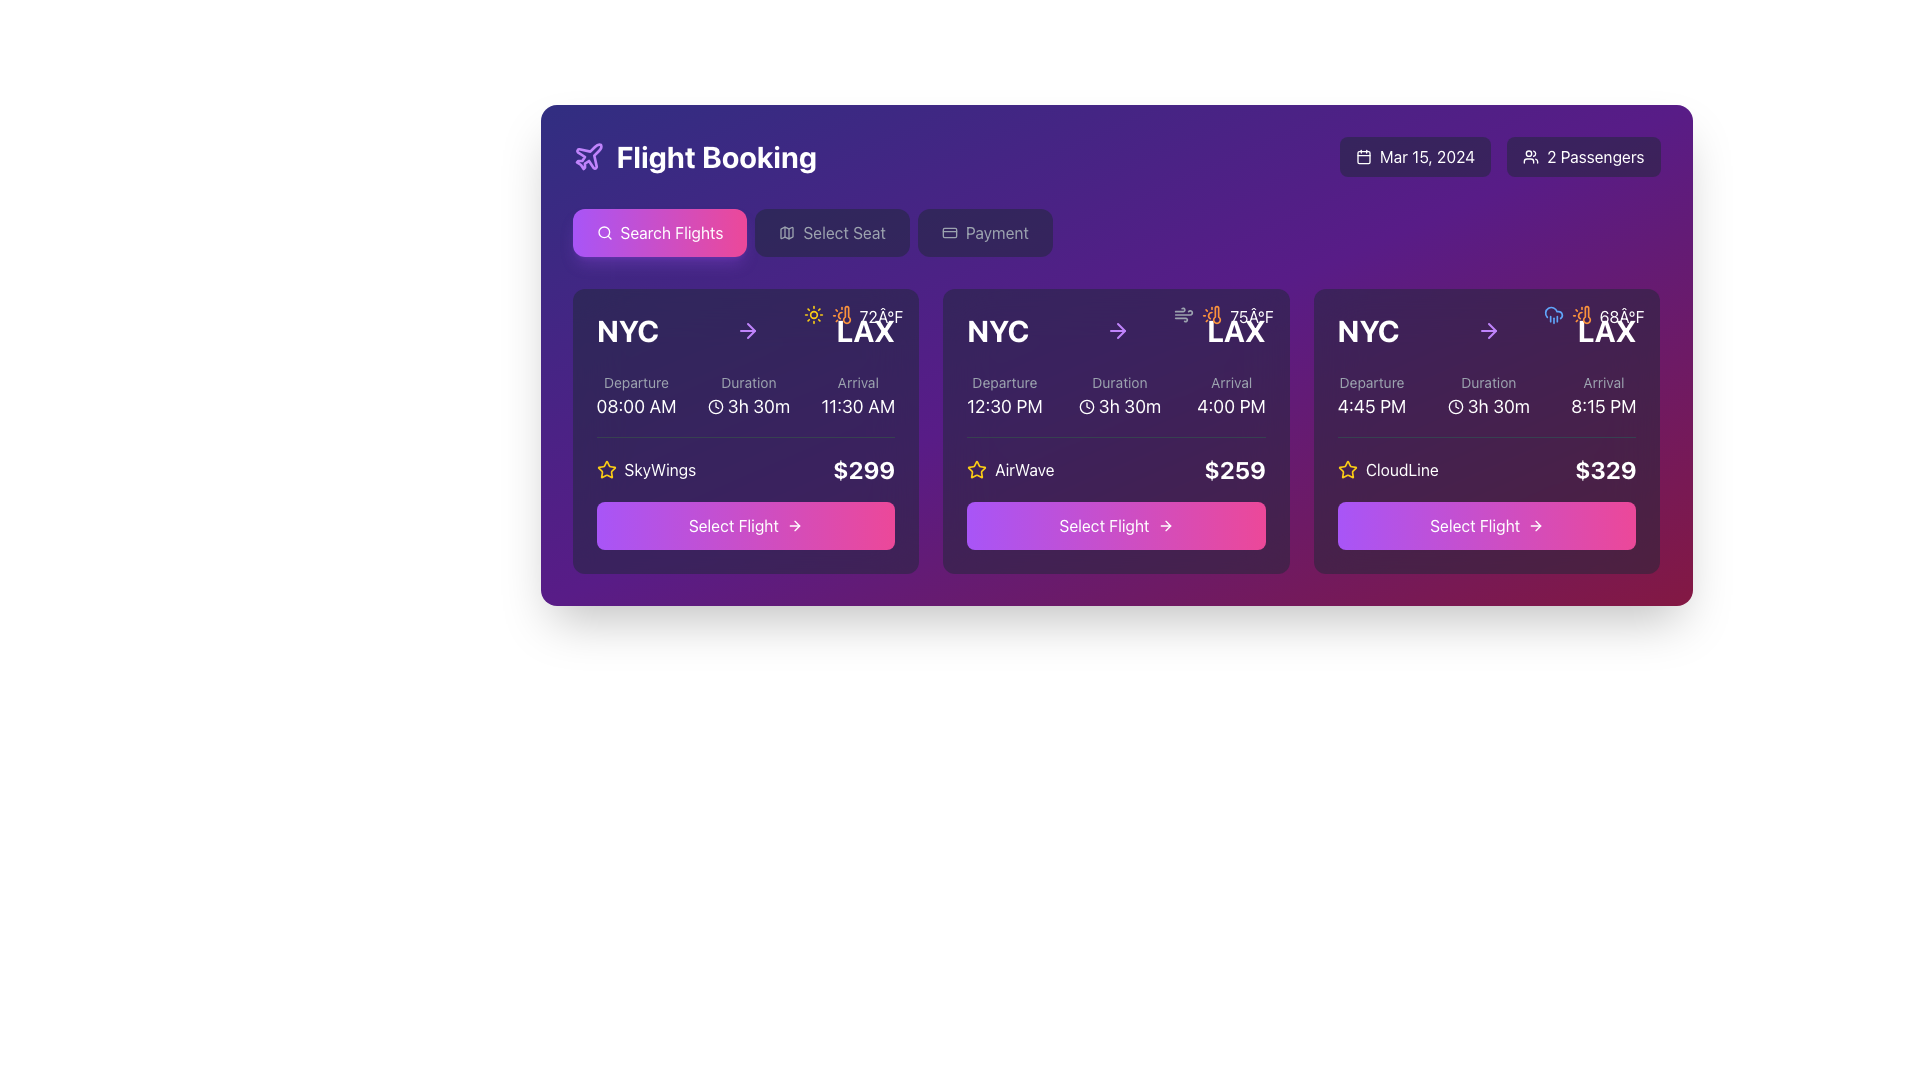  I want to click on the text label displaying the airline name 'SkyWings' located in the lower section of the leftmost flight option card, so click(660, 470).